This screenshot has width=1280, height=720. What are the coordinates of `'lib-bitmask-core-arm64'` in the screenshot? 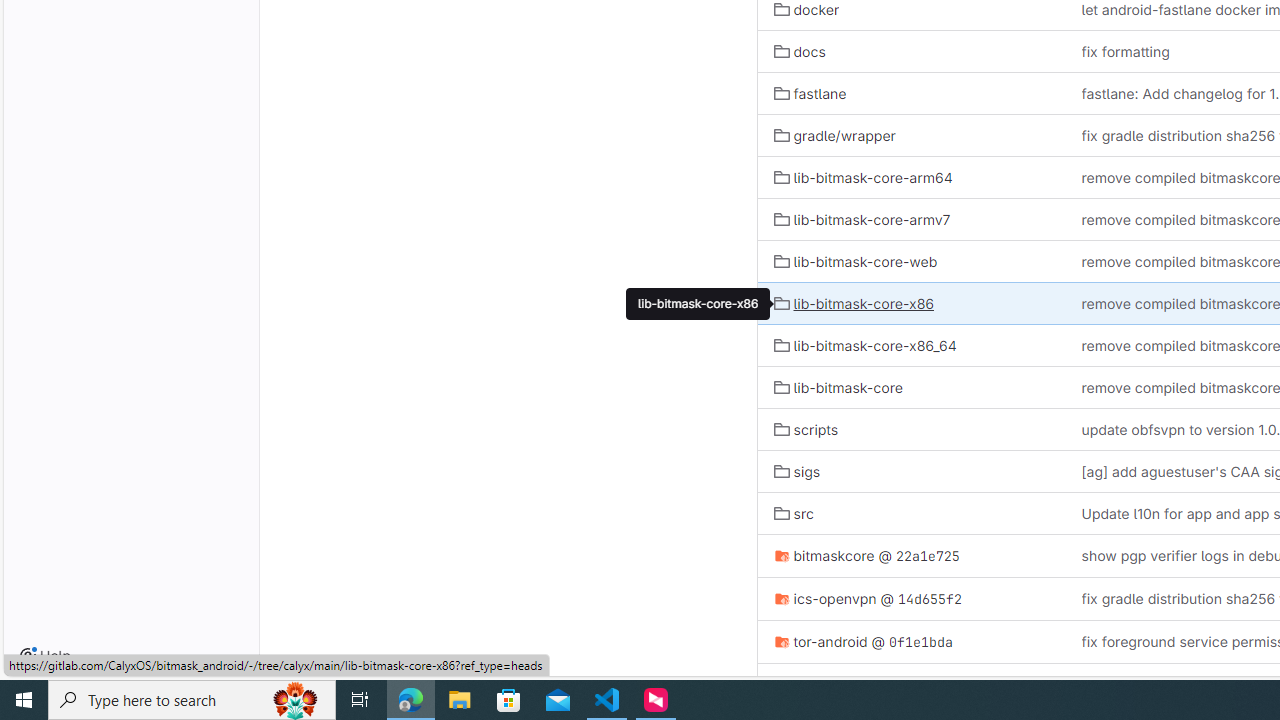 It's located at (863, 176).